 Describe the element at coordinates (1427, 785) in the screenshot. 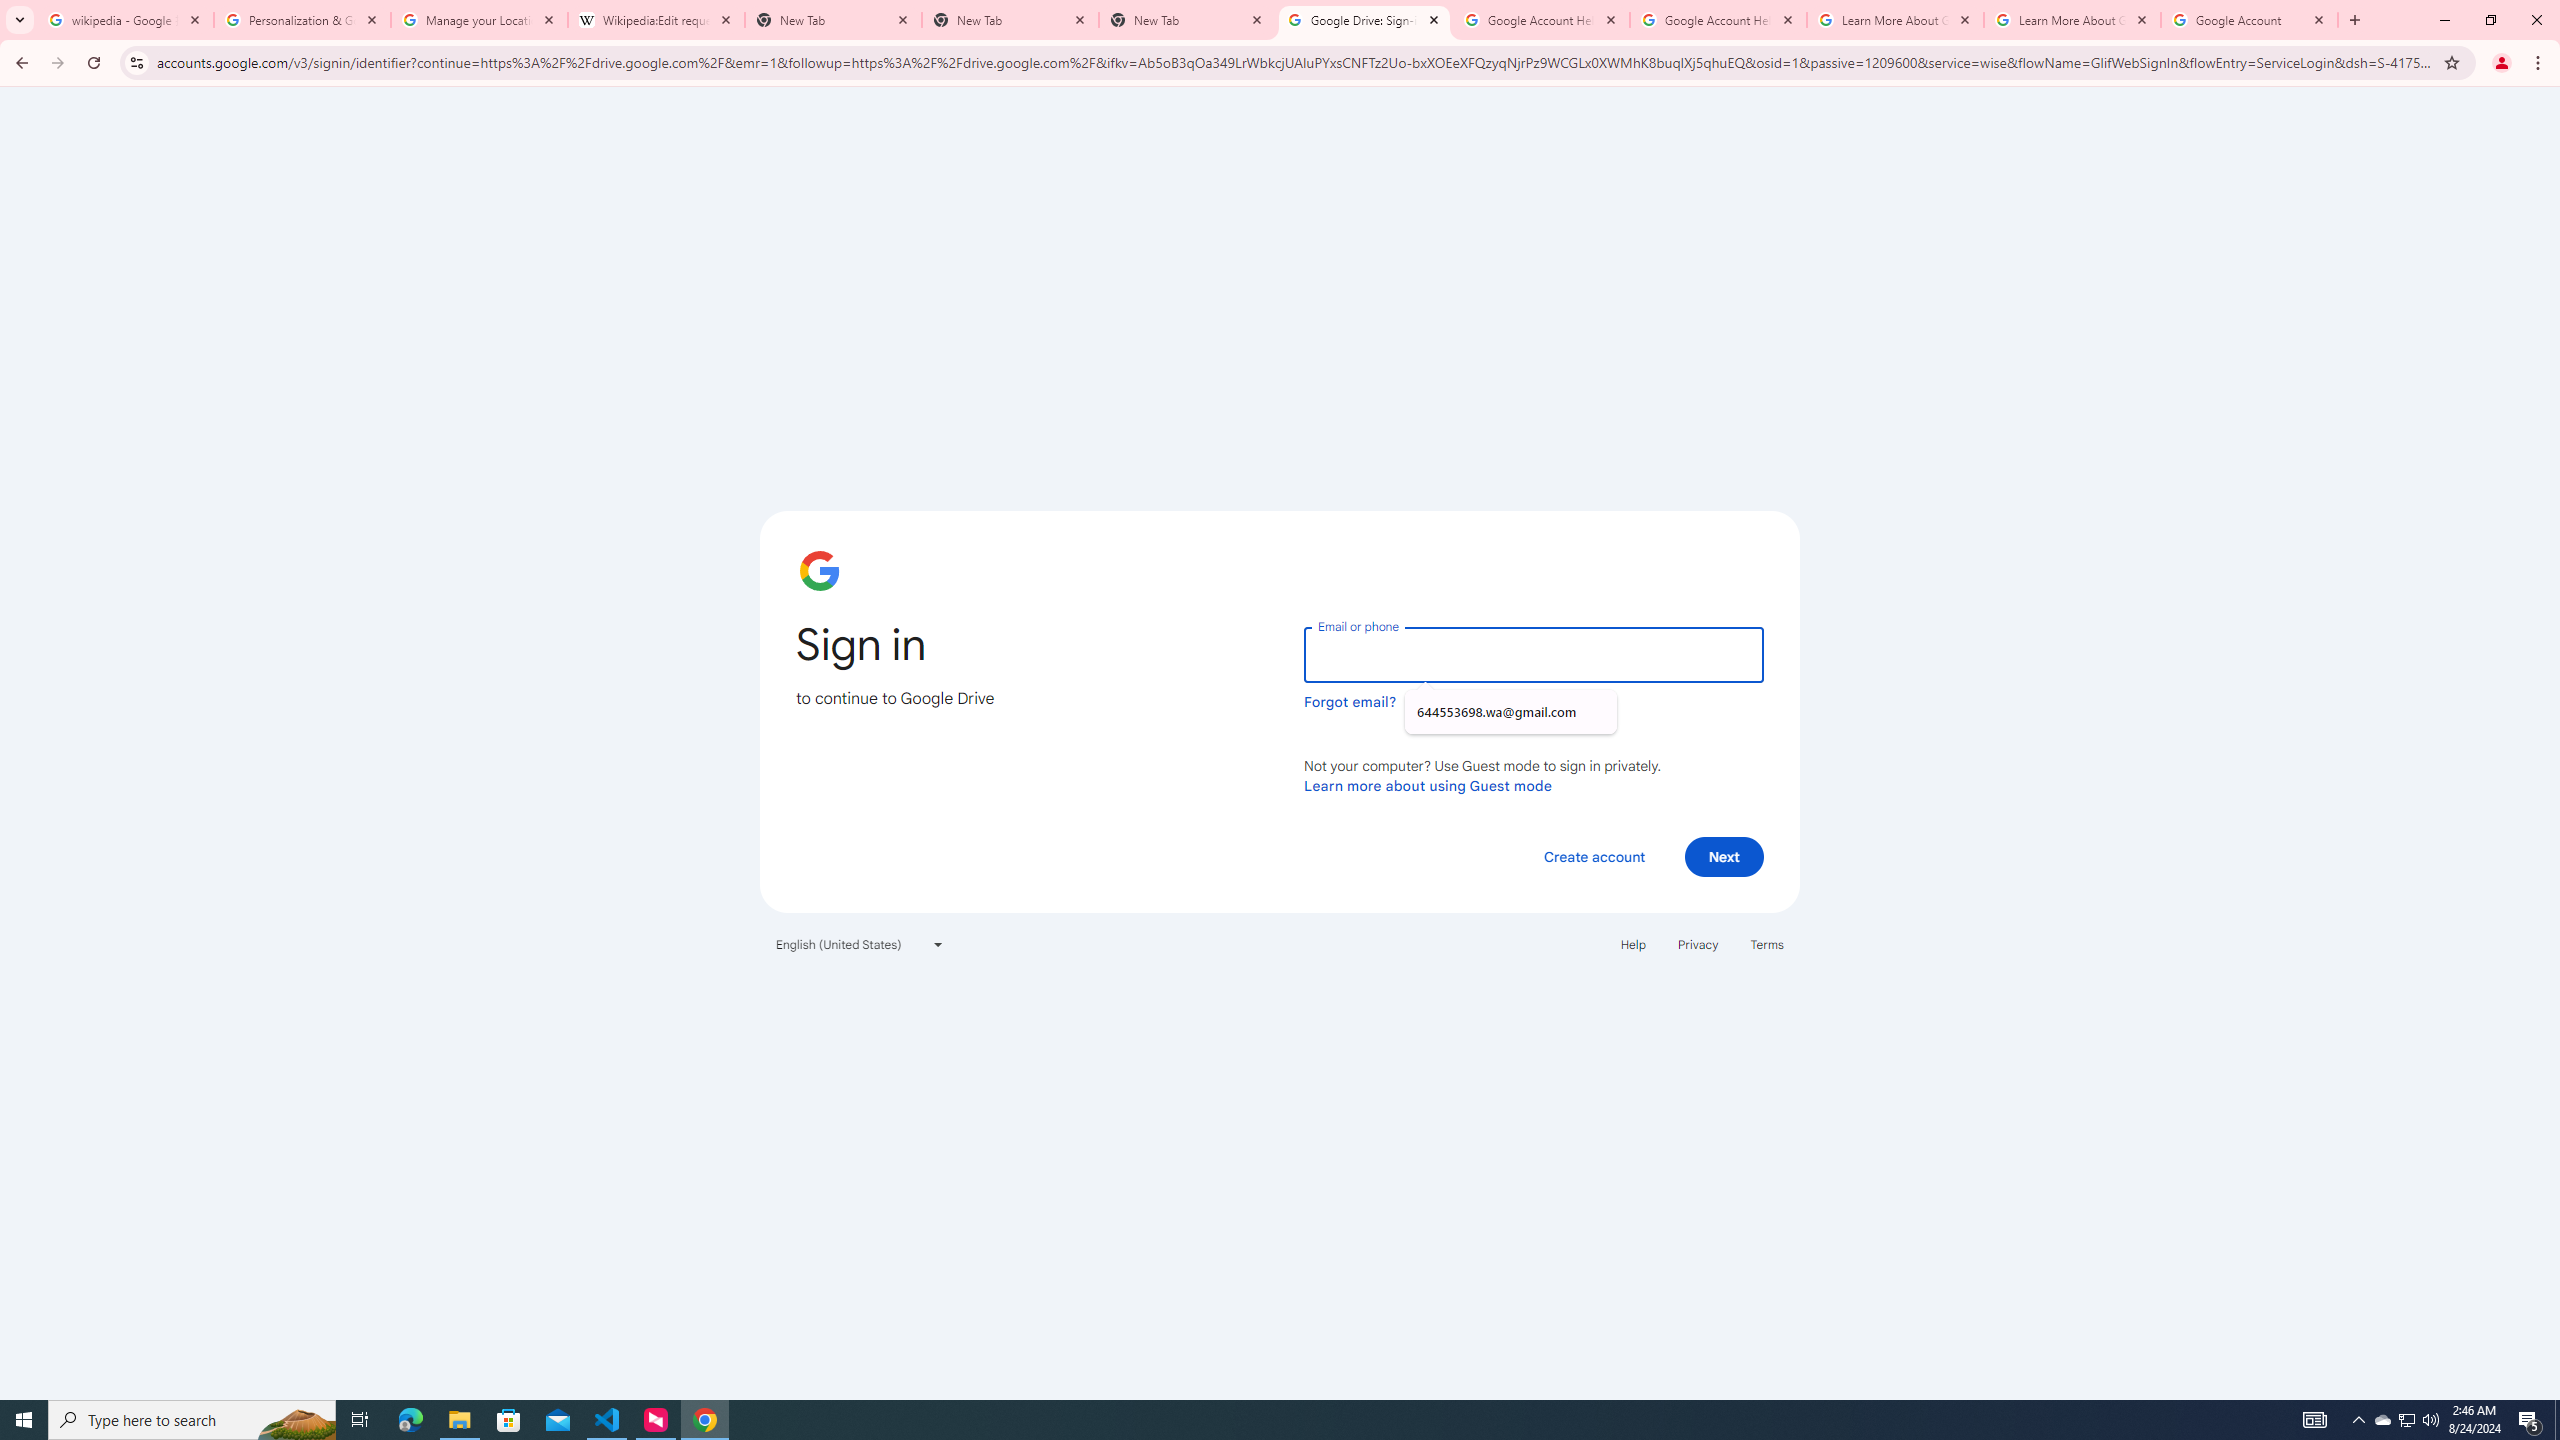

I see `'Learn more about using Guest mode'` at that location.